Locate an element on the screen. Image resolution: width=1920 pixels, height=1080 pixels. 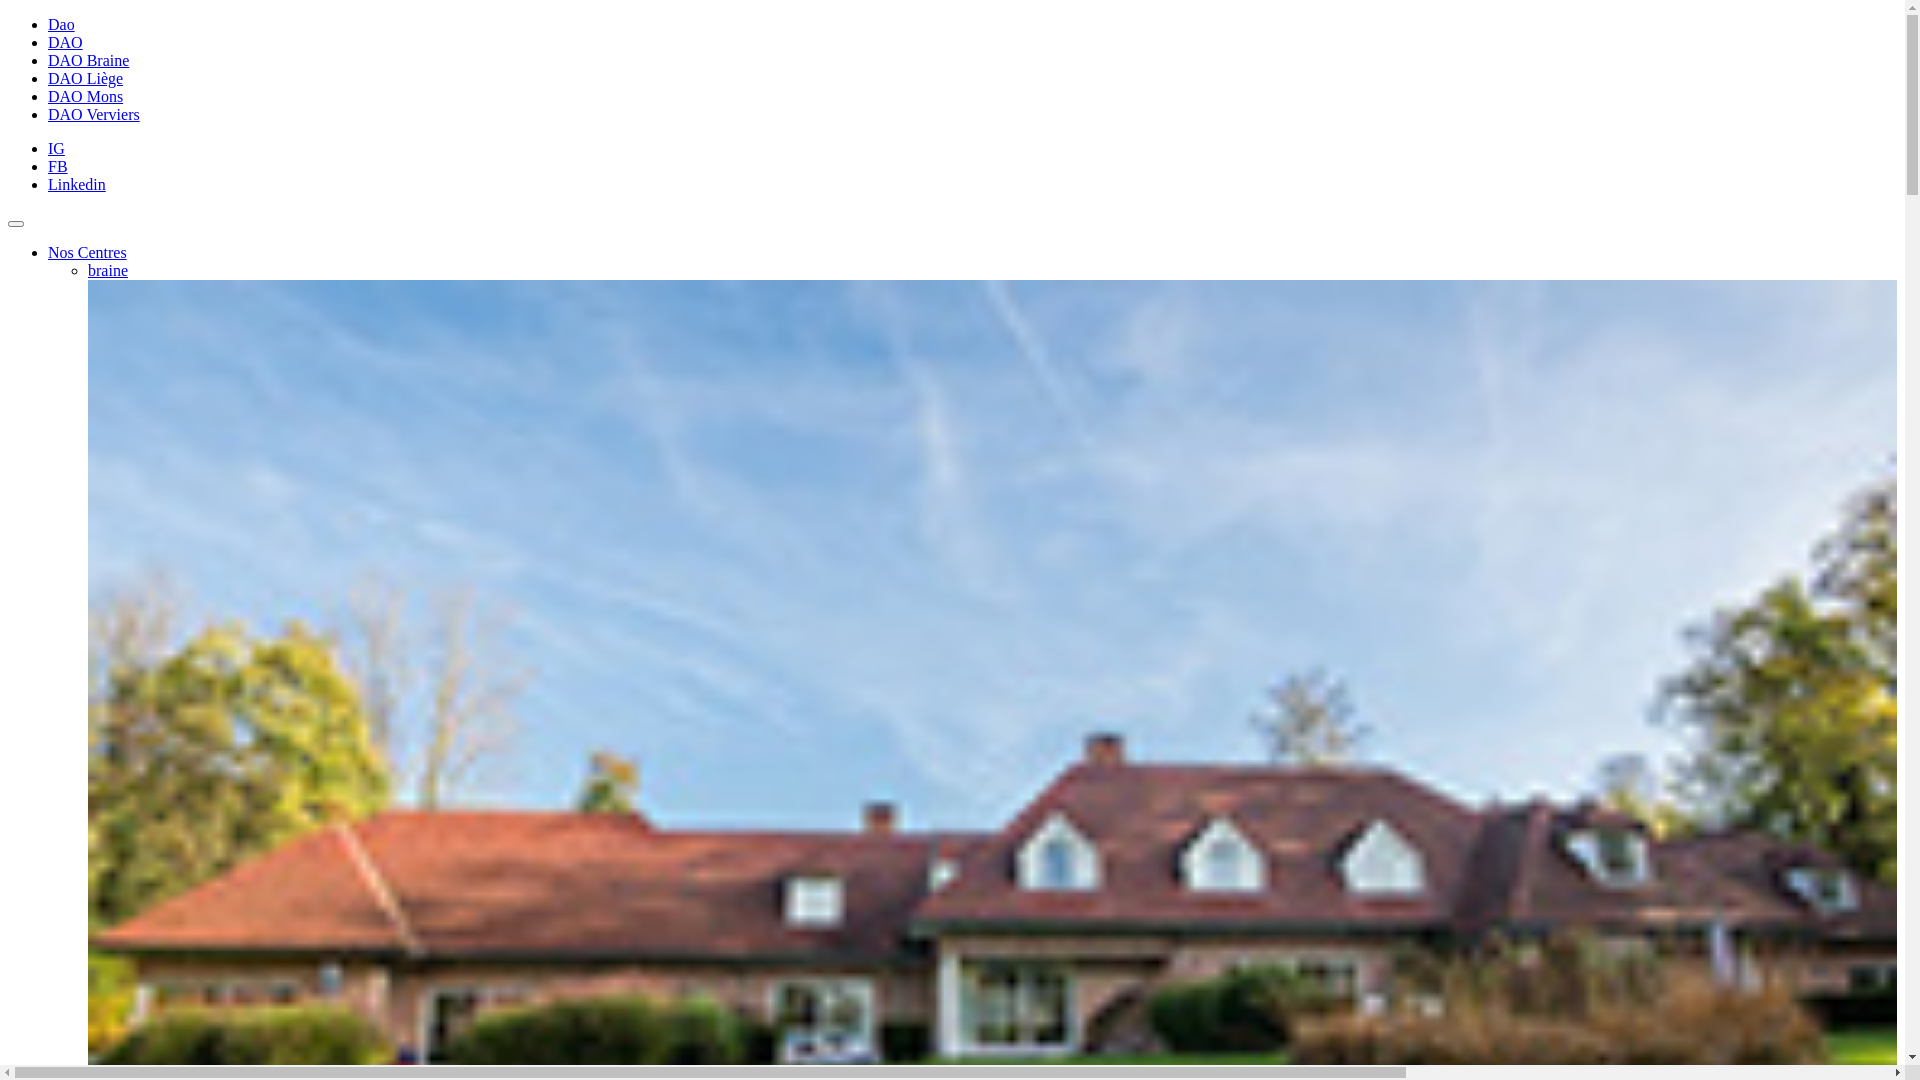
'Linkedin' is located at coordinates (76, 184).